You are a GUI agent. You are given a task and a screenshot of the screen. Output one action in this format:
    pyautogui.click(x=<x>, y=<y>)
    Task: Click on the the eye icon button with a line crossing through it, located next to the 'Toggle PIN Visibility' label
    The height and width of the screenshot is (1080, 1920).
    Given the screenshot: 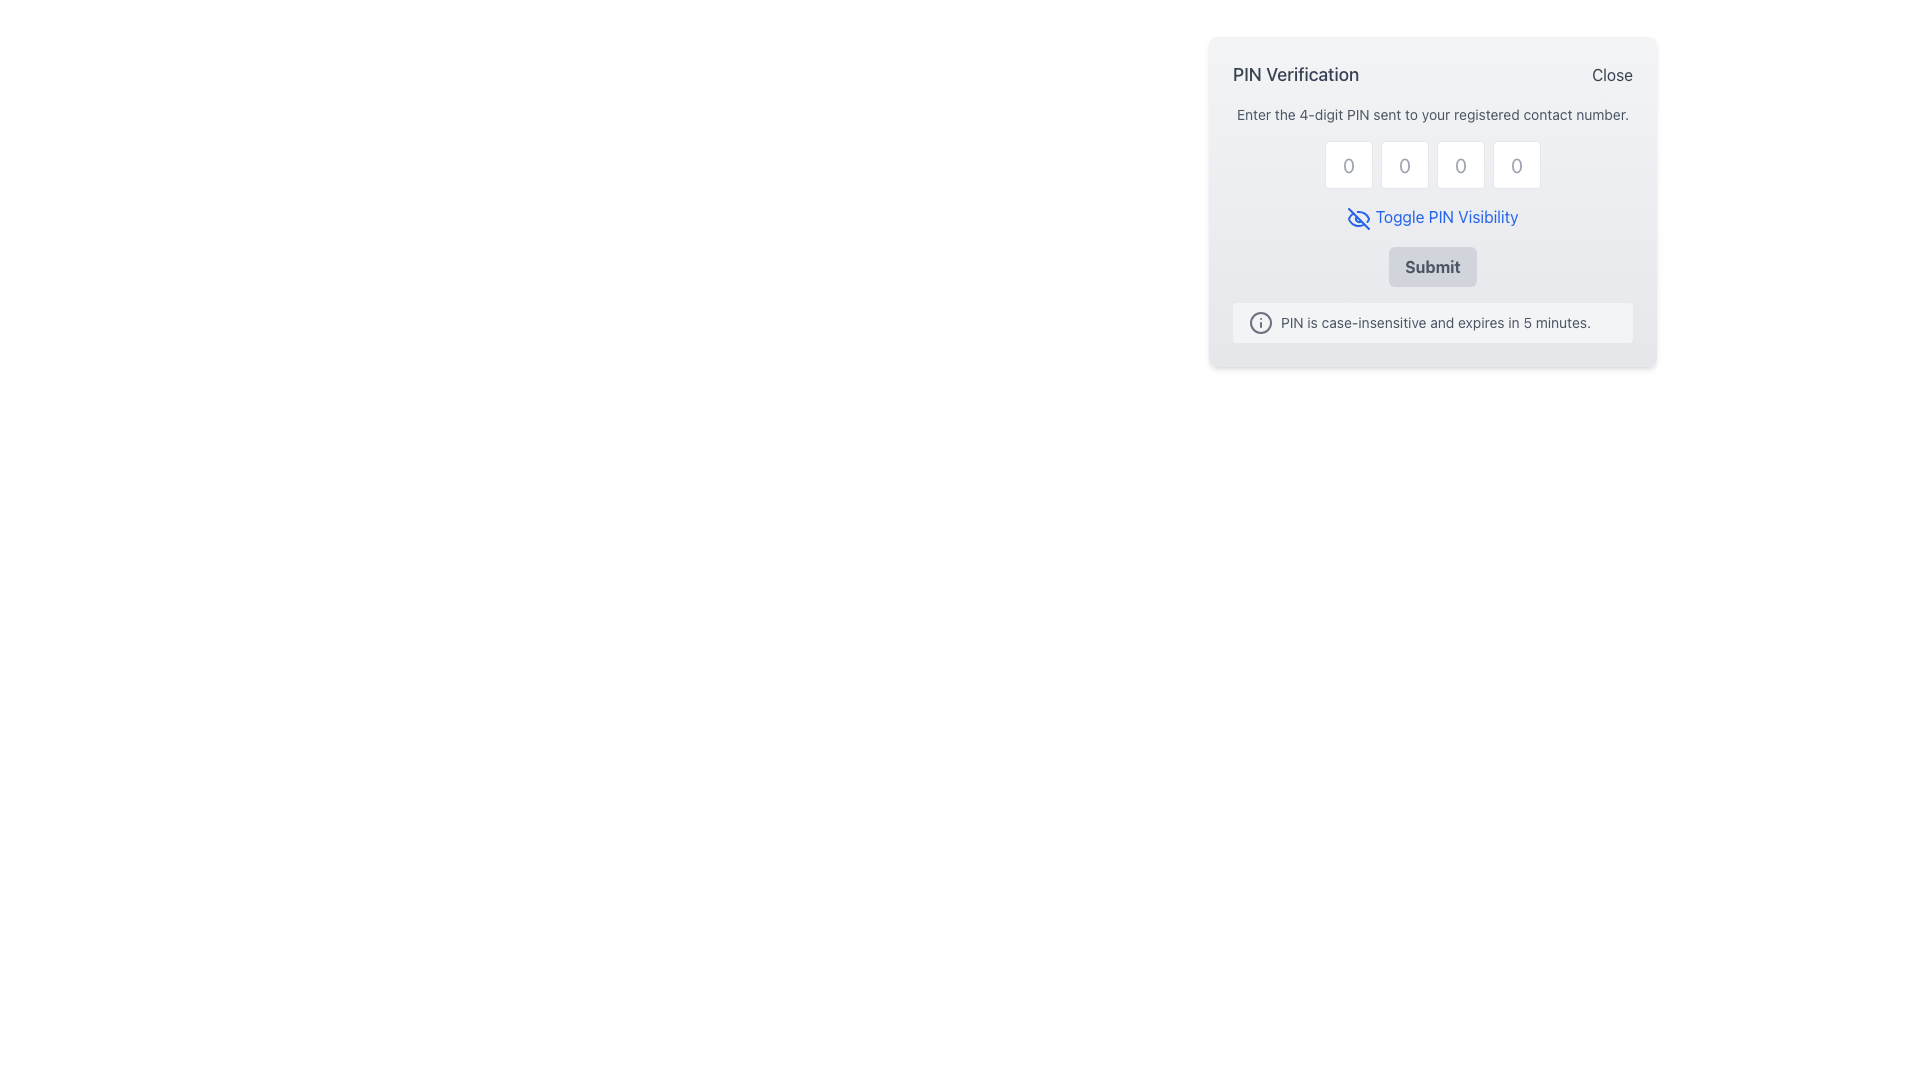 What is the action you would take?
    pyautogui.click(x=1359, y=218)
    